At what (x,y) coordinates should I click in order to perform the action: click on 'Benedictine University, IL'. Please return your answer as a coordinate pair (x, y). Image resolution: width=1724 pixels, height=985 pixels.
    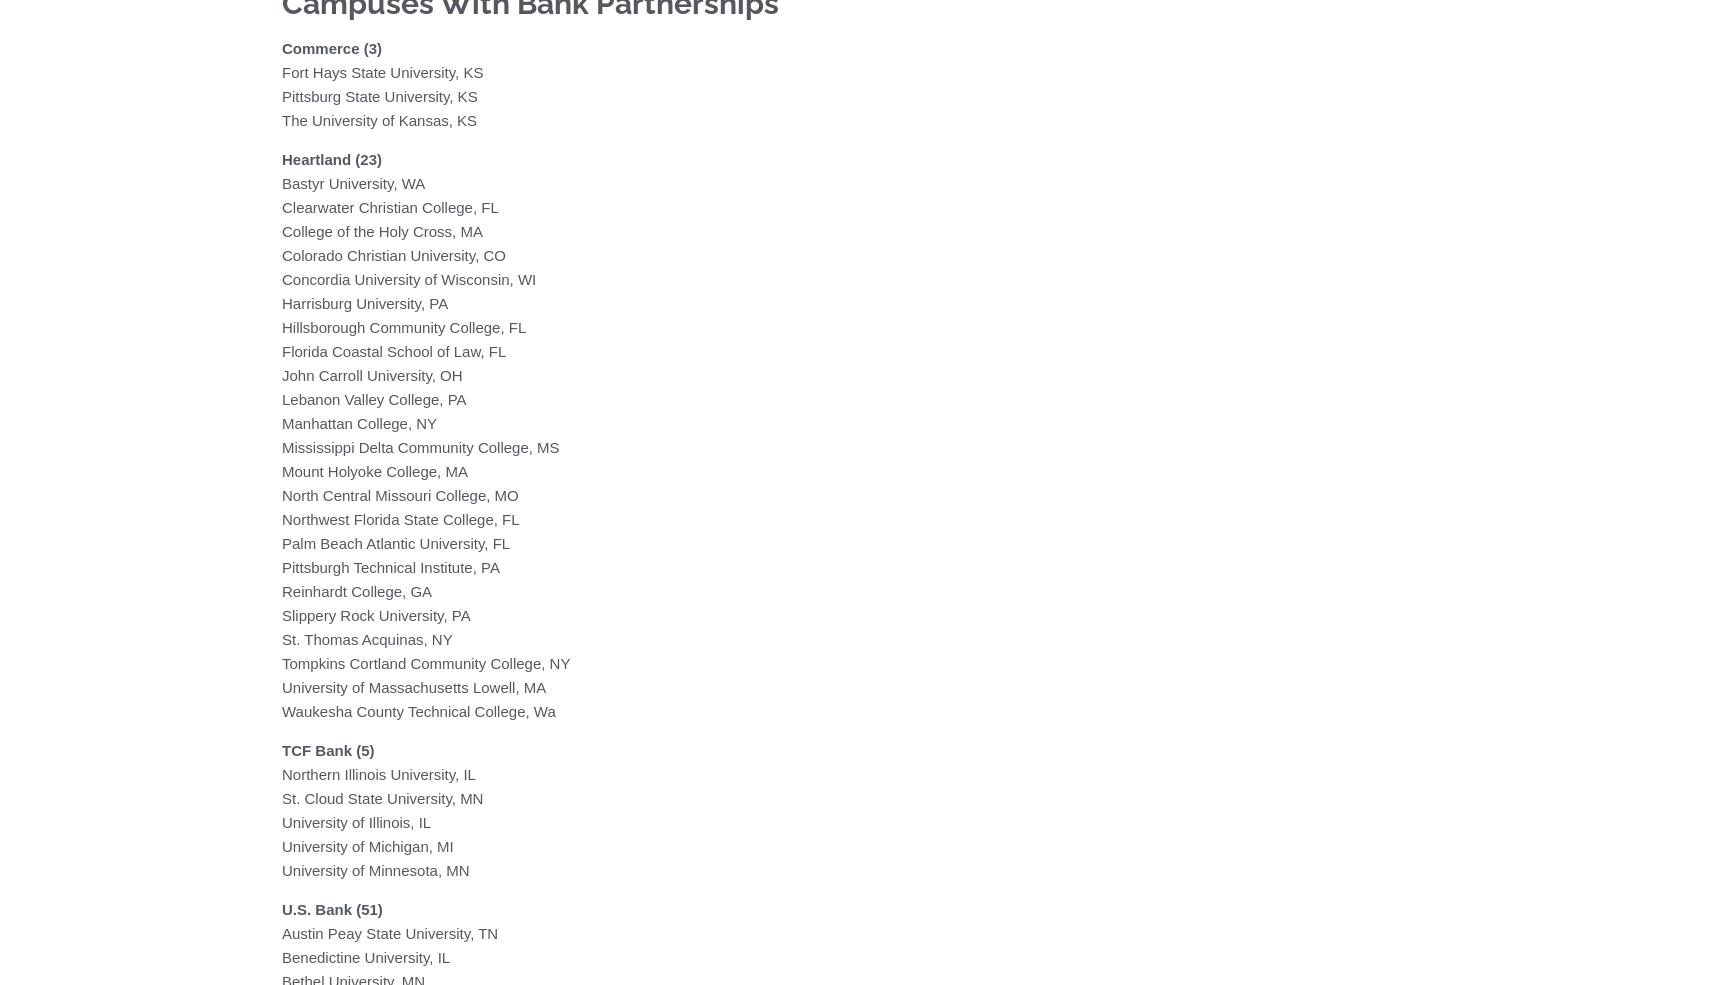
    Looking at the image, I should click on (281, 956).